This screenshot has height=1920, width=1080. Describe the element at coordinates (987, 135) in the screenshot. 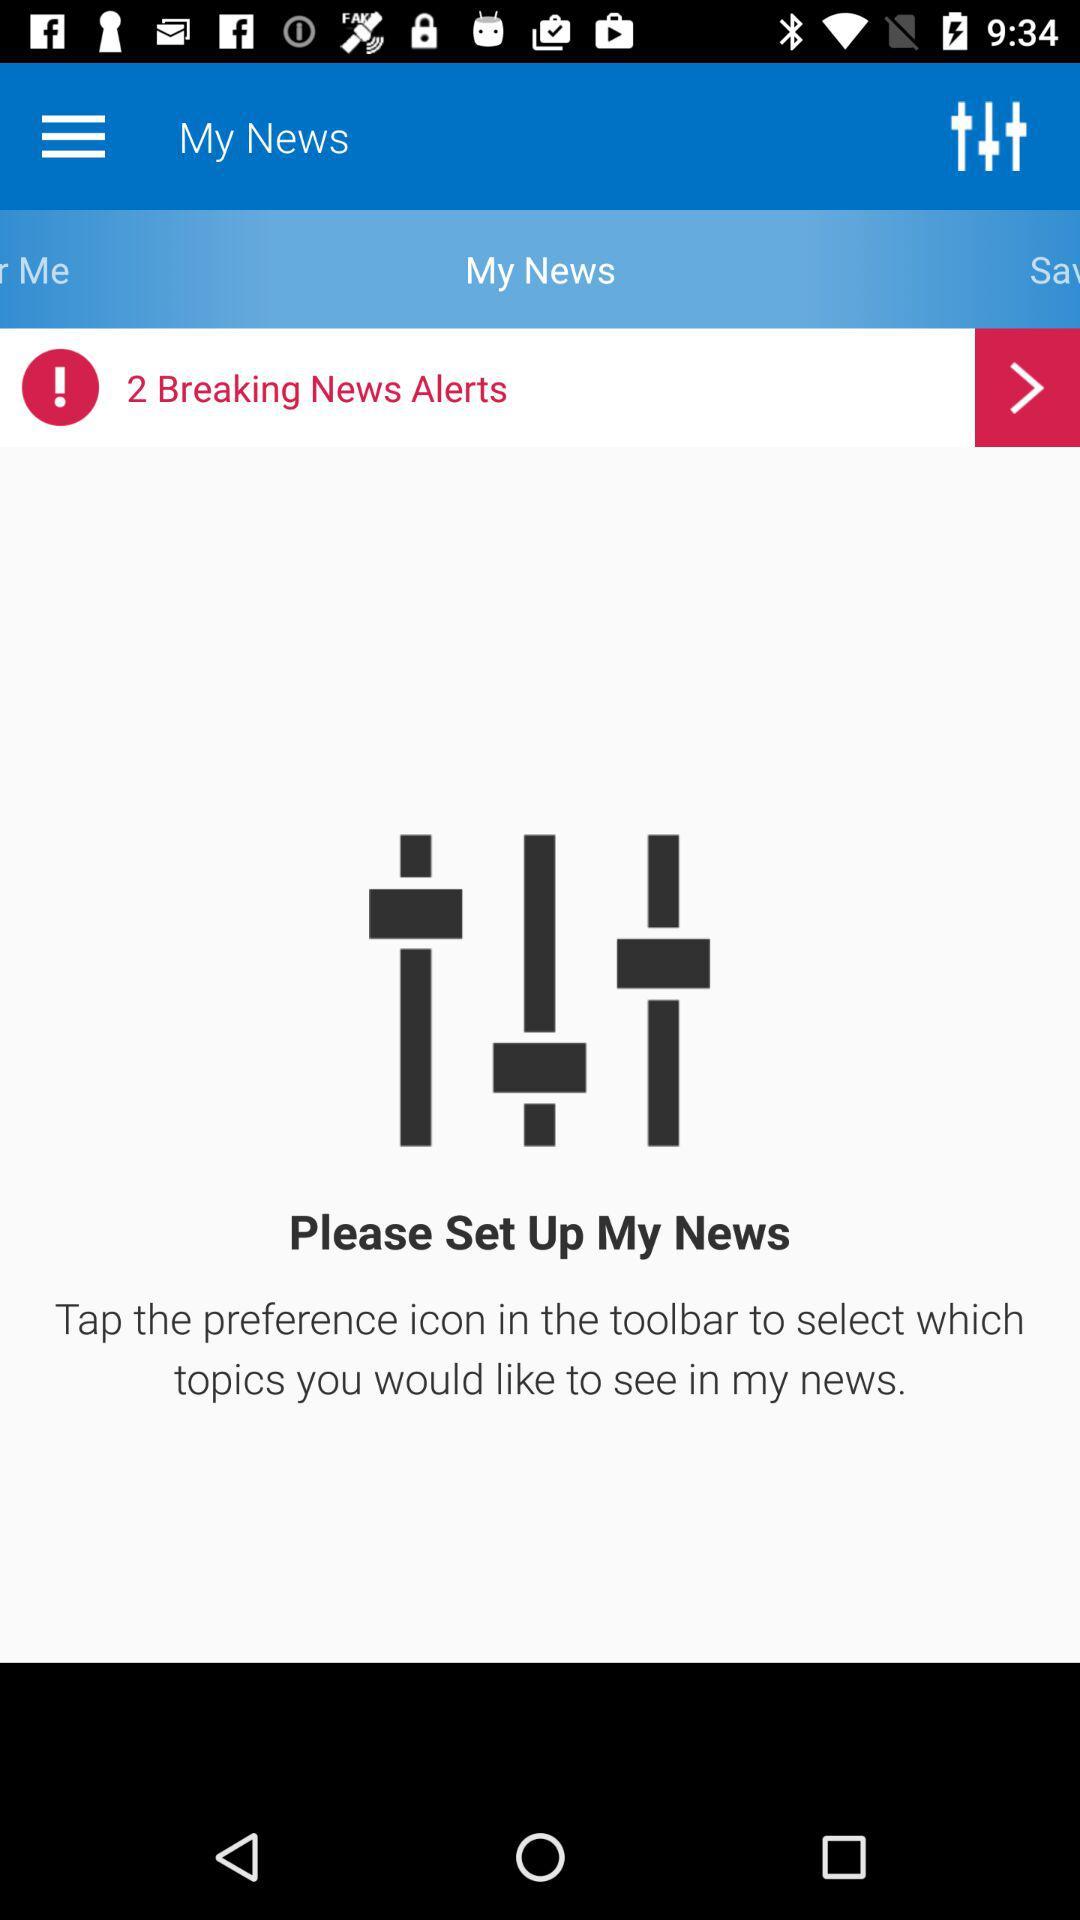

I see `the sliders icon` at that location.